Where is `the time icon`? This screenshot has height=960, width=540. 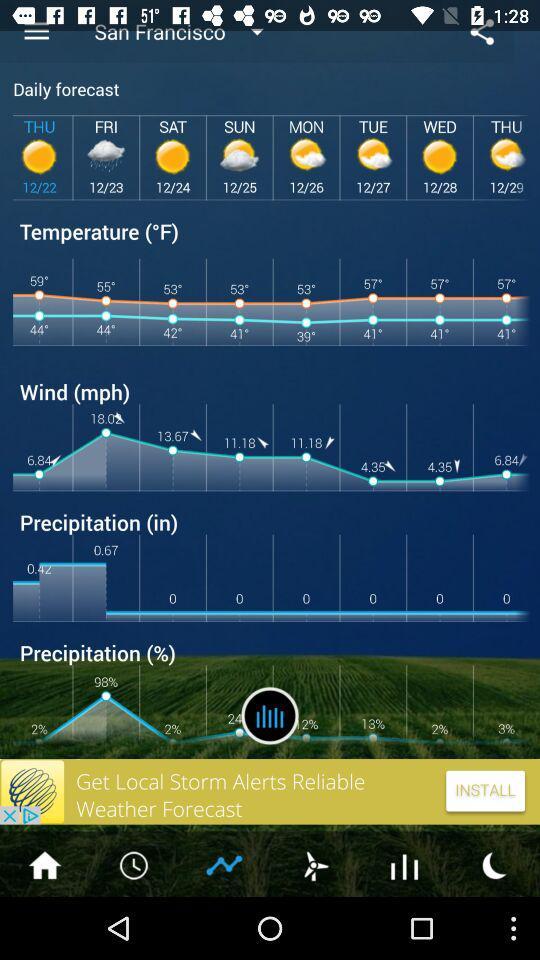
the time icon is located at coordinates (135, 925).